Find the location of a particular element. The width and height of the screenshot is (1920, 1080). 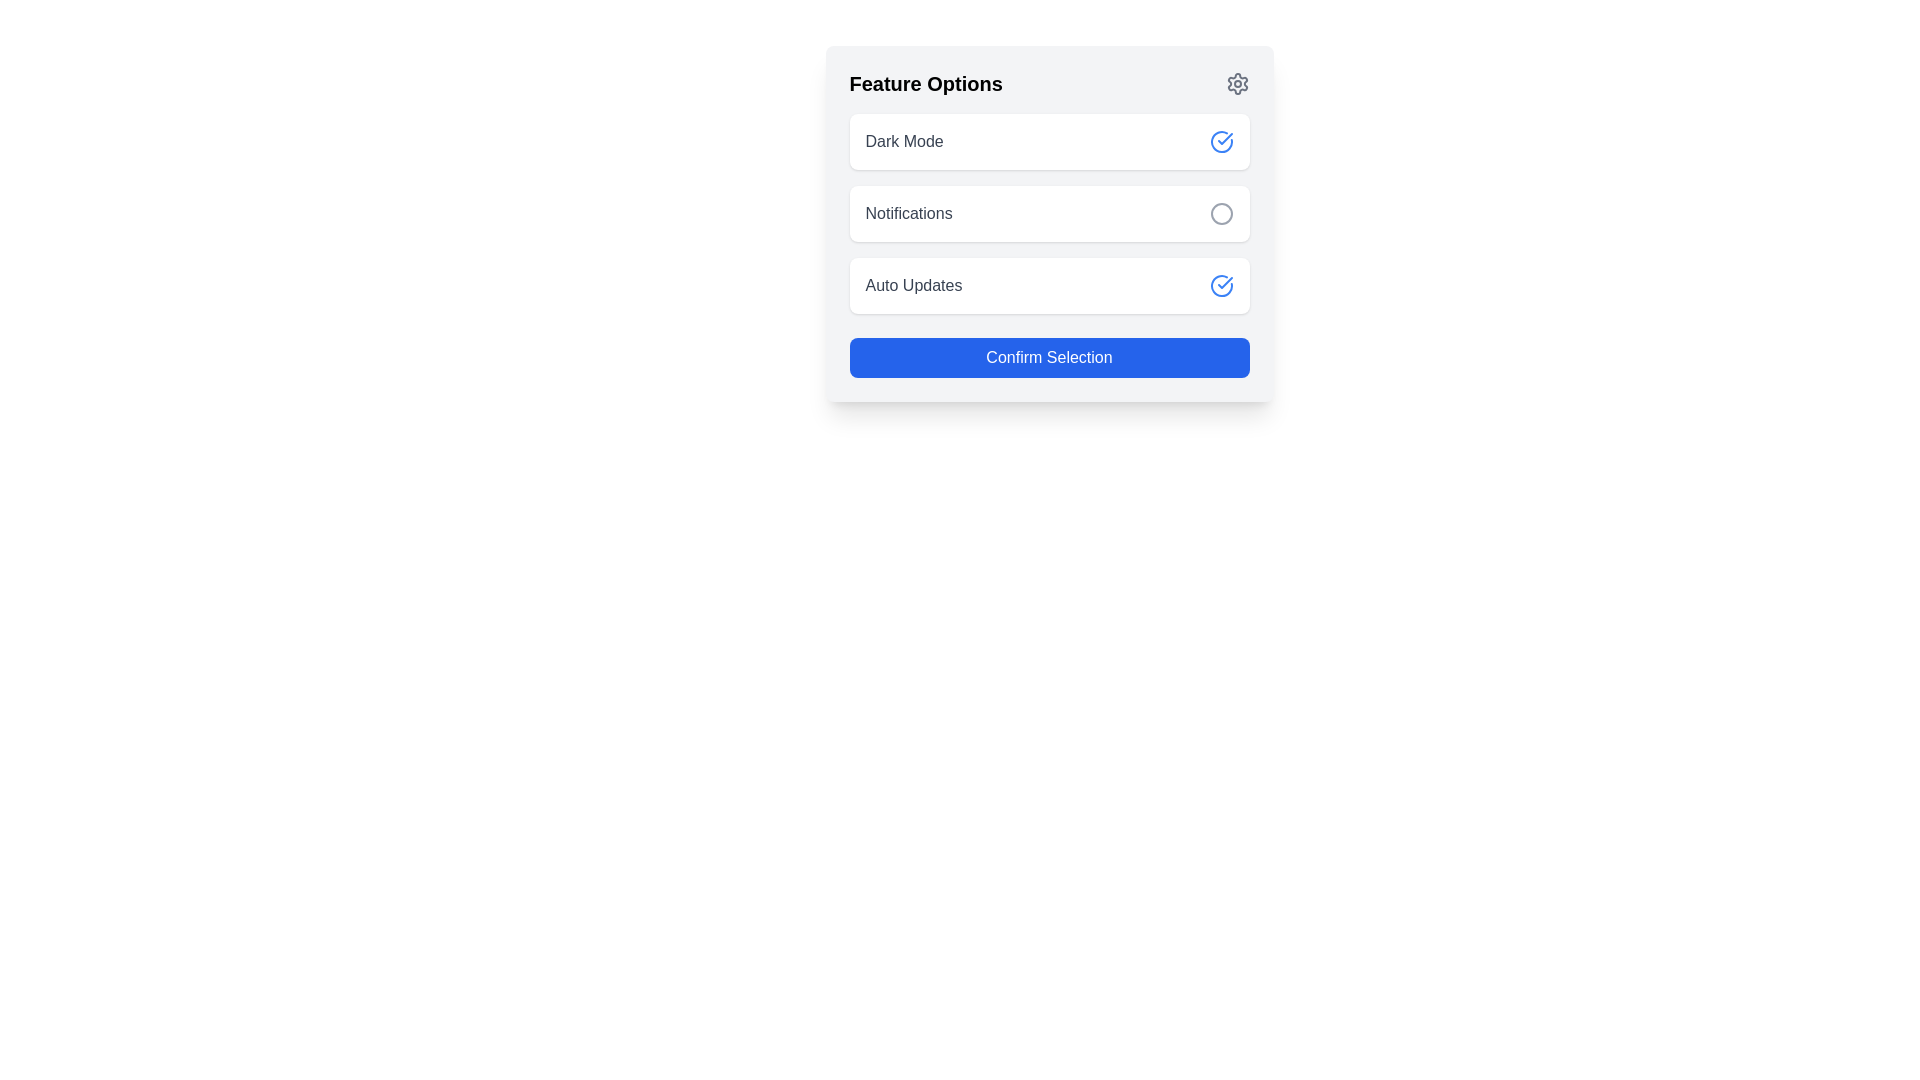

the circular blue icon with a checkmark inside, located to the far-right of the 'Auto Updates' text in the 'Feature Options' section is located at coordinates (1220, 285).